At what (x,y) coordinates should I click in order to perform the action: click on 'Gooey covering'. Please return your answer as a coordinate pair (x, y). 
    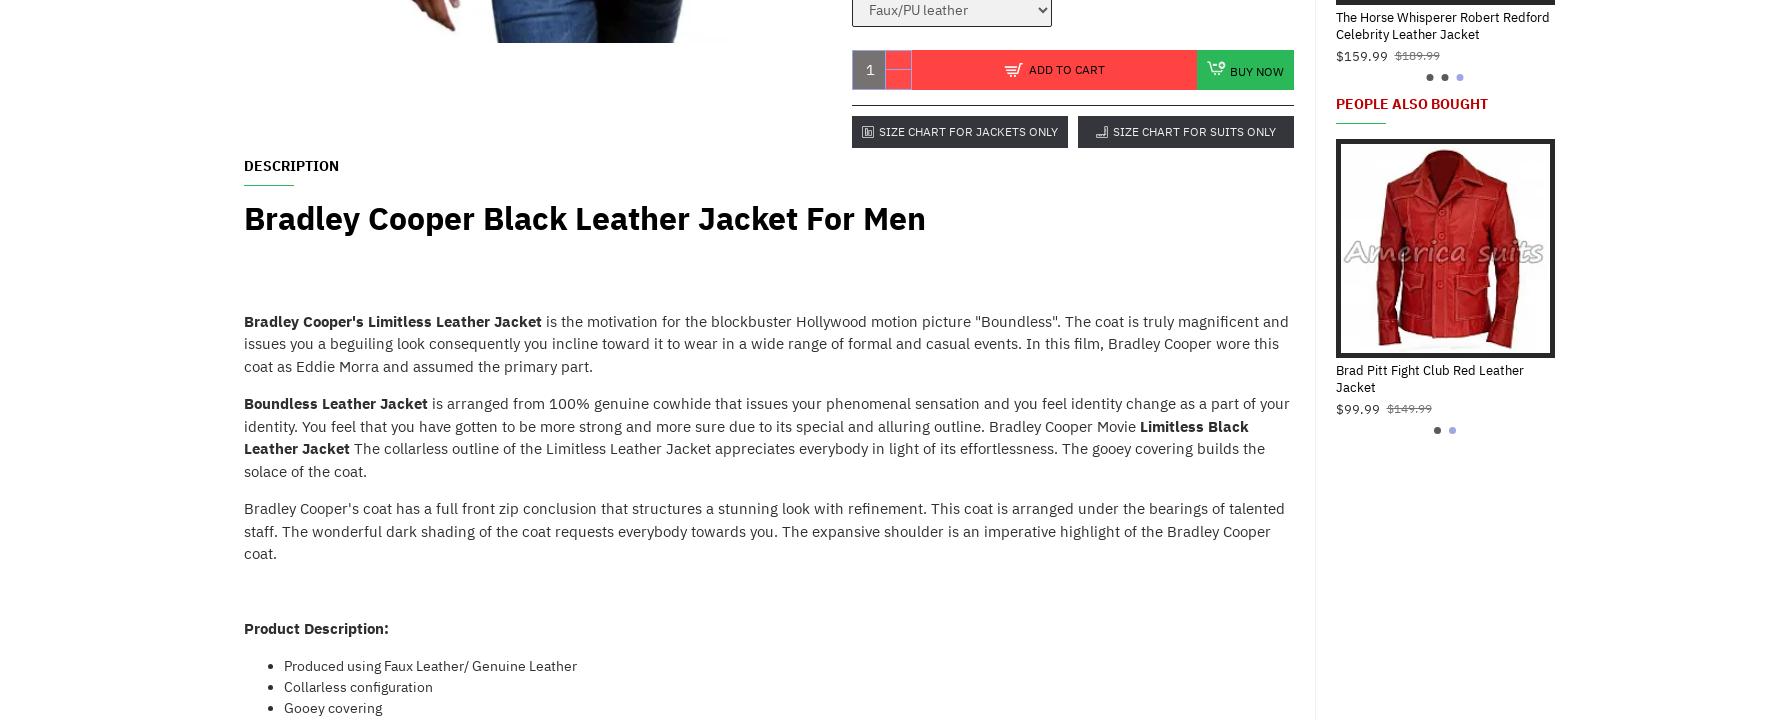
    Looking at the image, I should click on (332, 705).